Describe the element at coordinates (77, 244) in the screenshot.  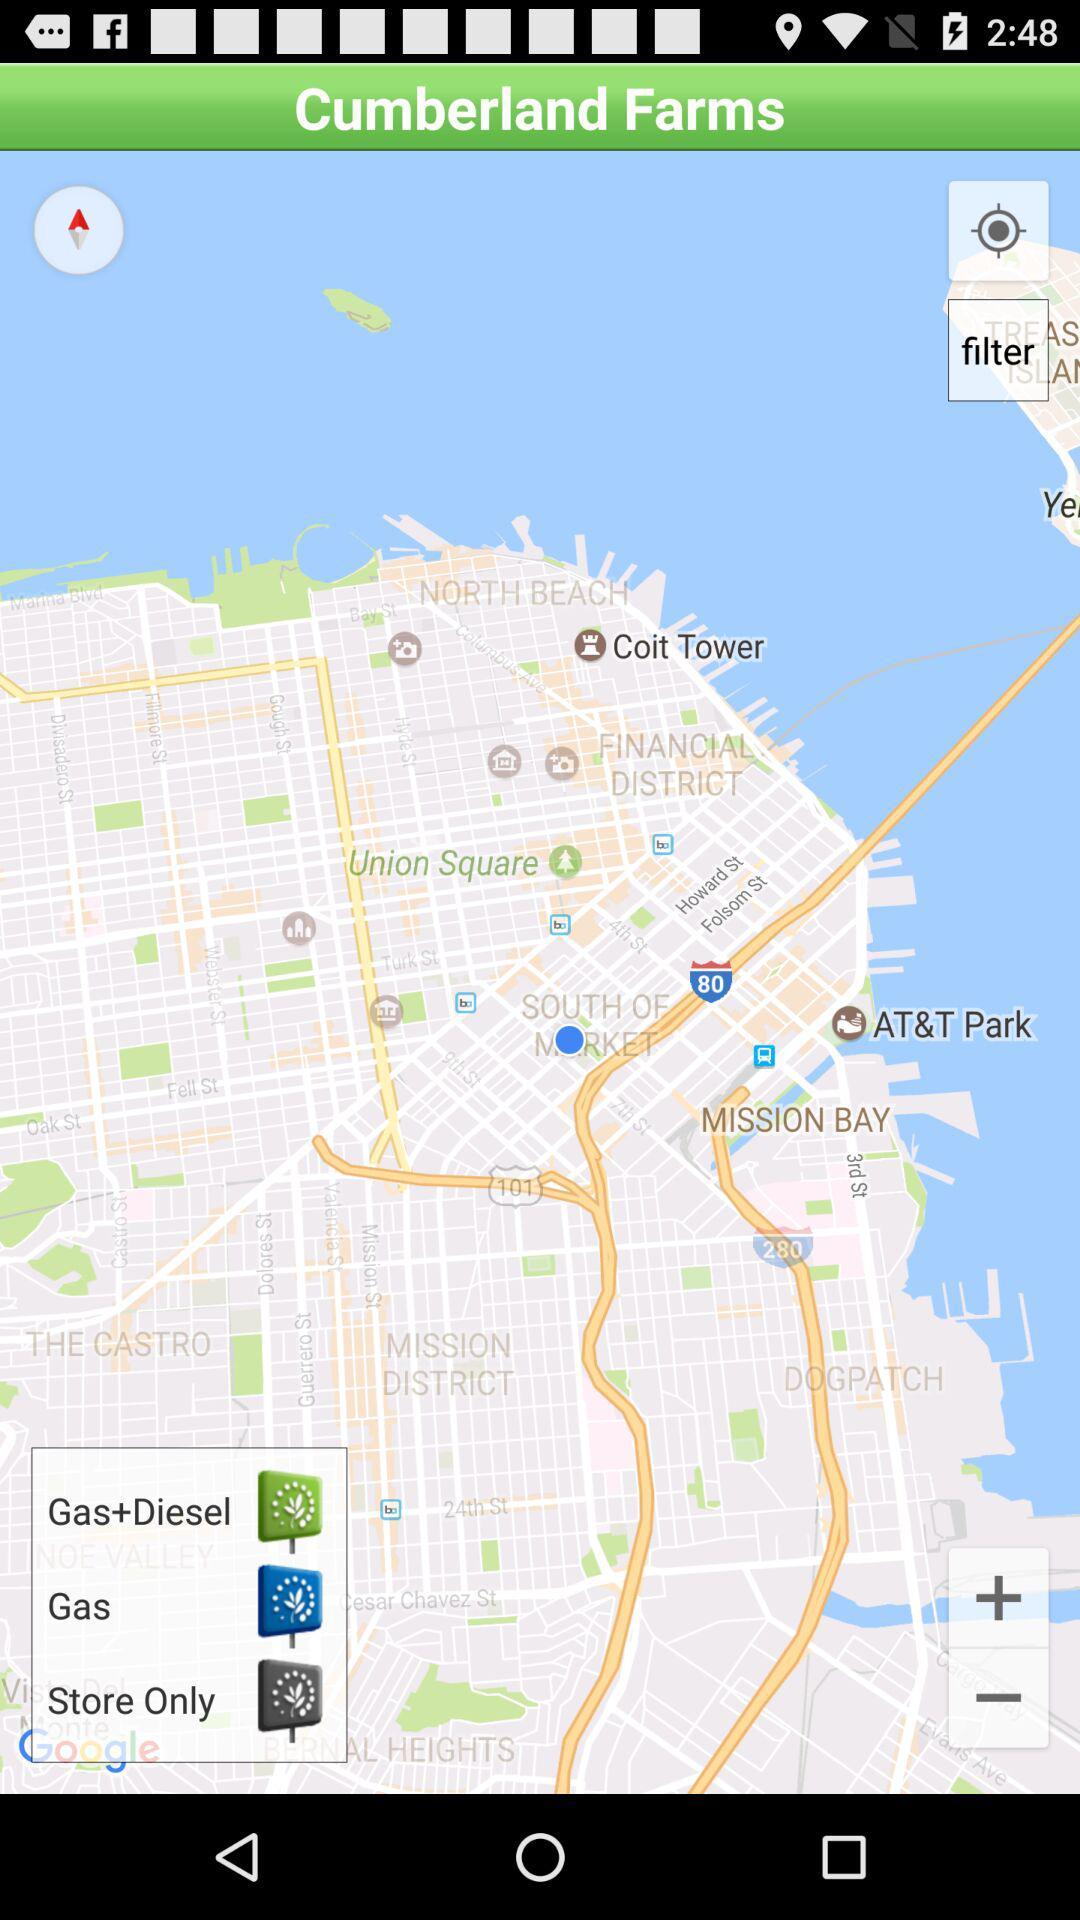
I see `the explore icon` at that location.